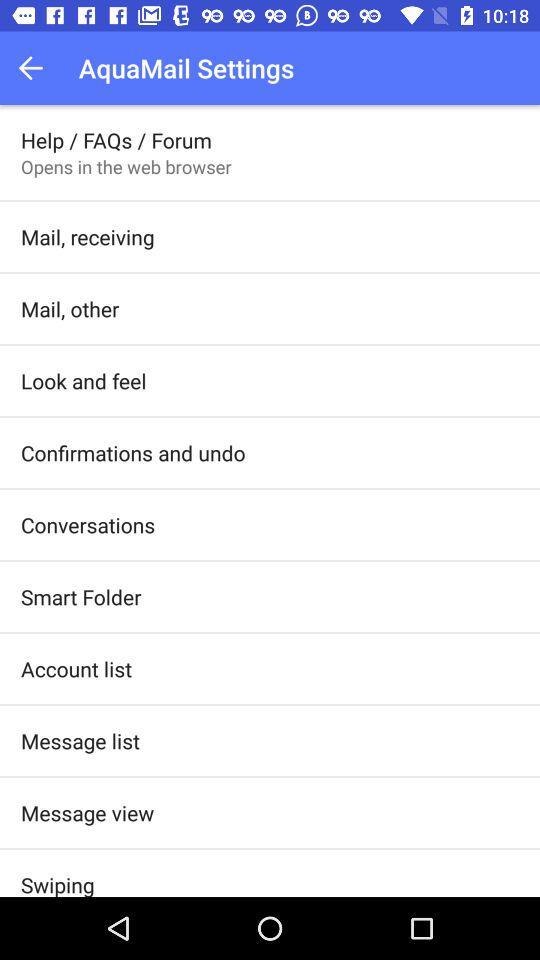 This screenshot has height=960, width=540. What do you see at coordinates (87, 524) in the screenshot?
I see `the conversations icon` at bounding box center [87, 524].